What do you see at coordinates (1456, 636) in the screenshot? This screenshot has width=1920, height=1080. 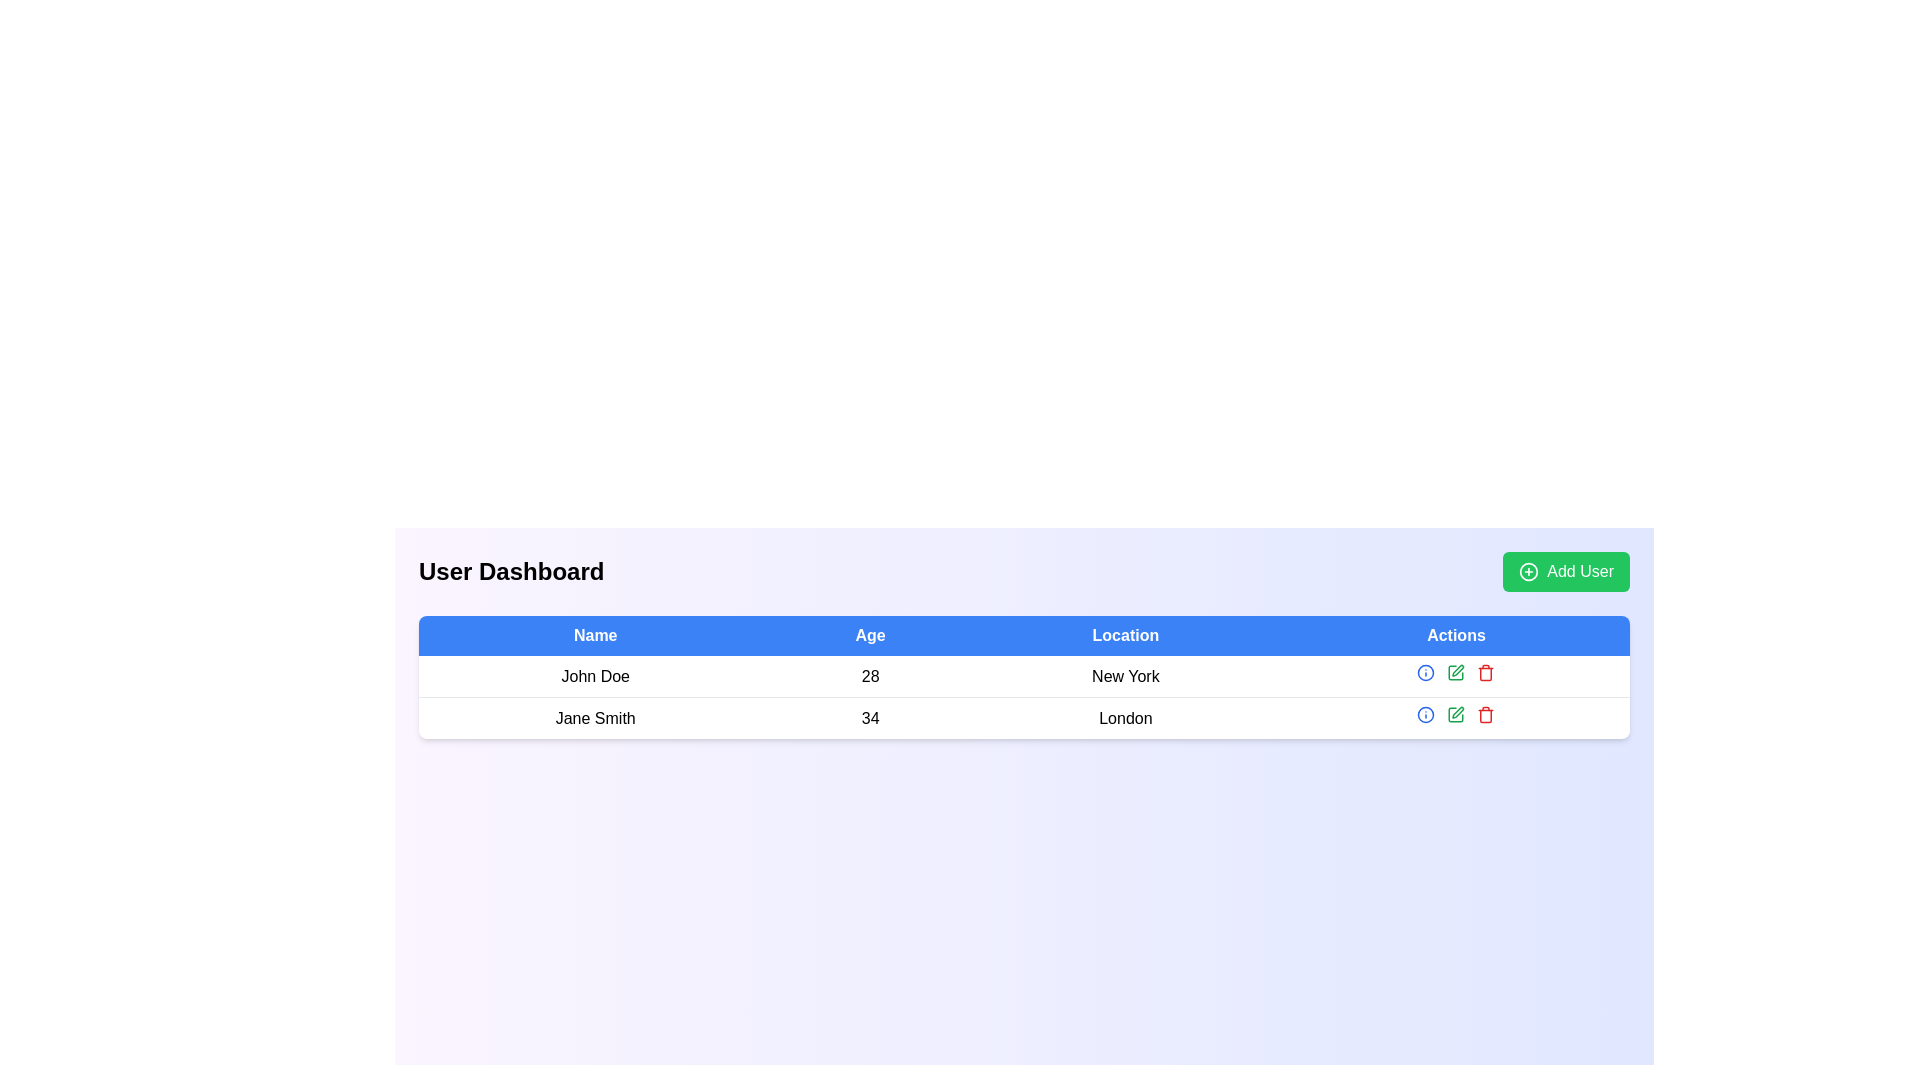 I see `the 'Actions' header component, which is a rectangular box with a blue background and bold white text, located at the rightmost position in the header row of the table` at bounding box center [1456, 636].